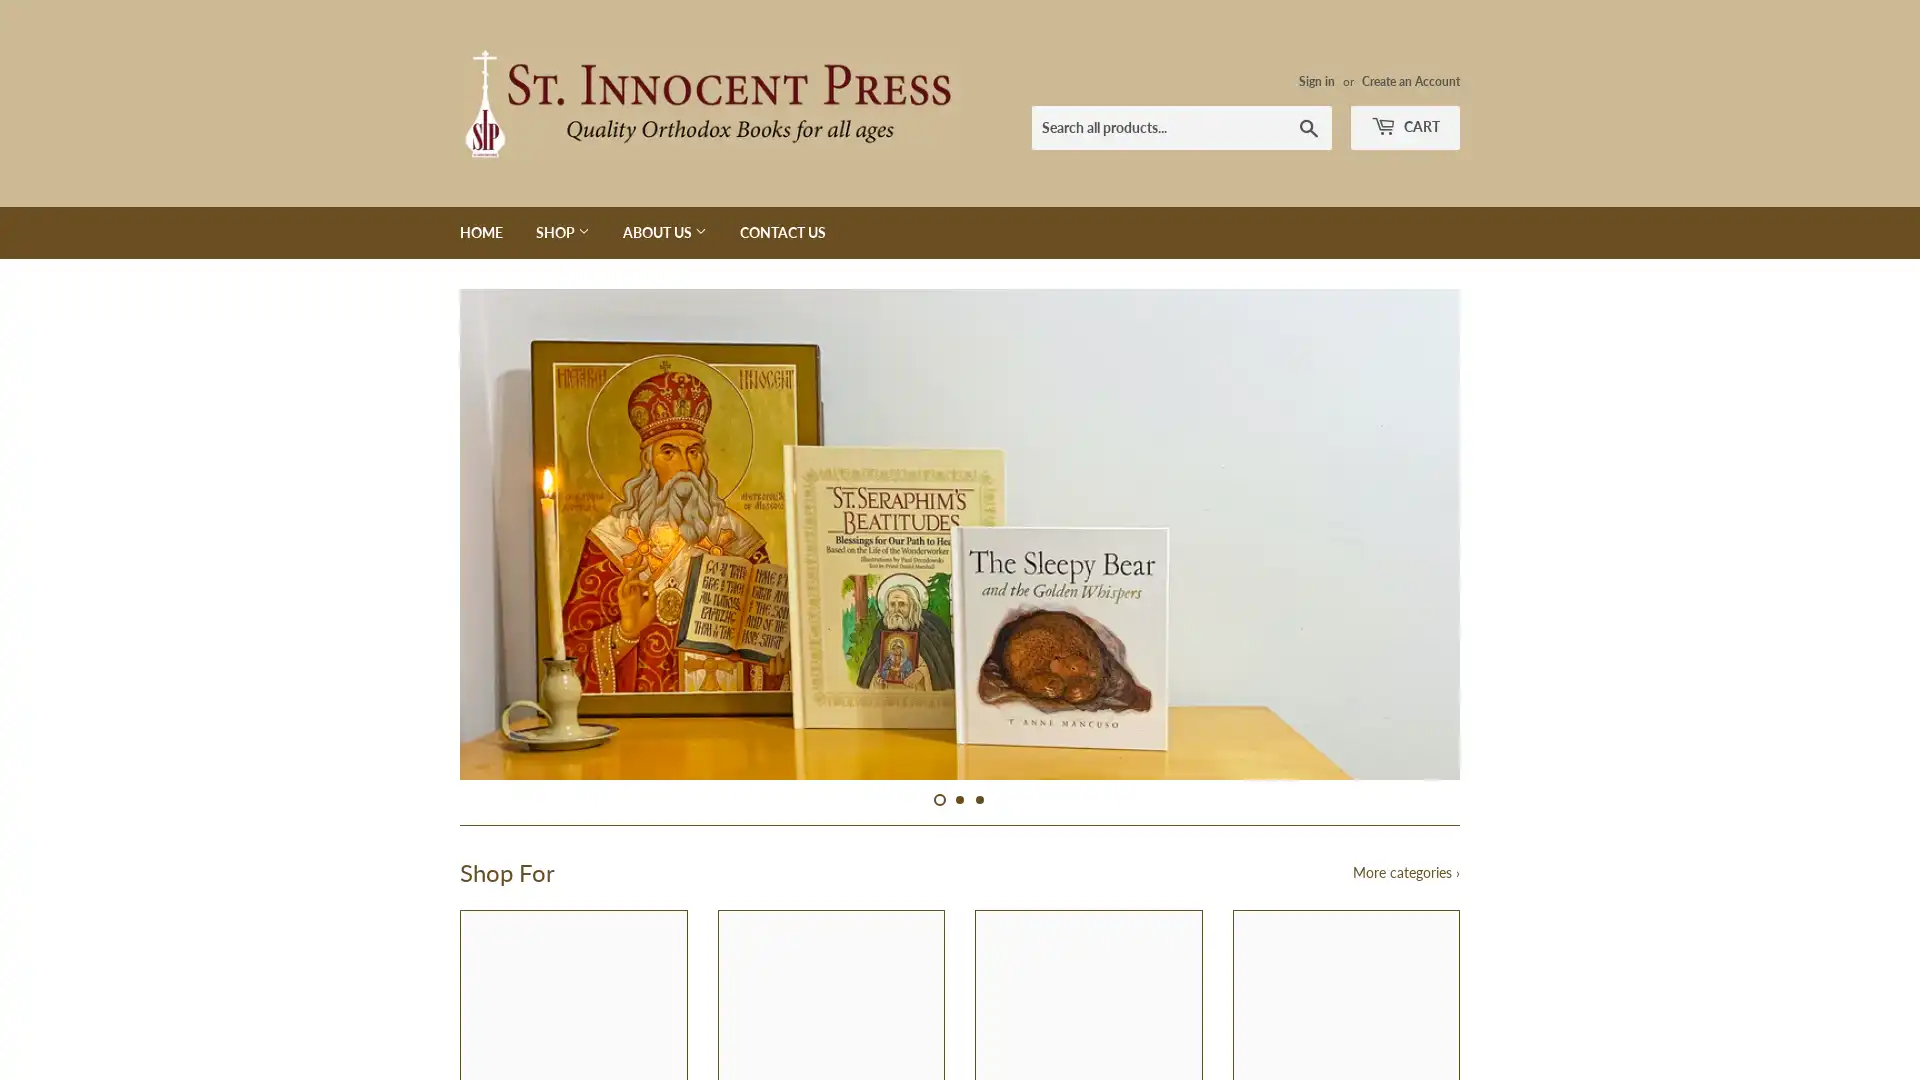  I want to click on Search, so click(1309, 127).